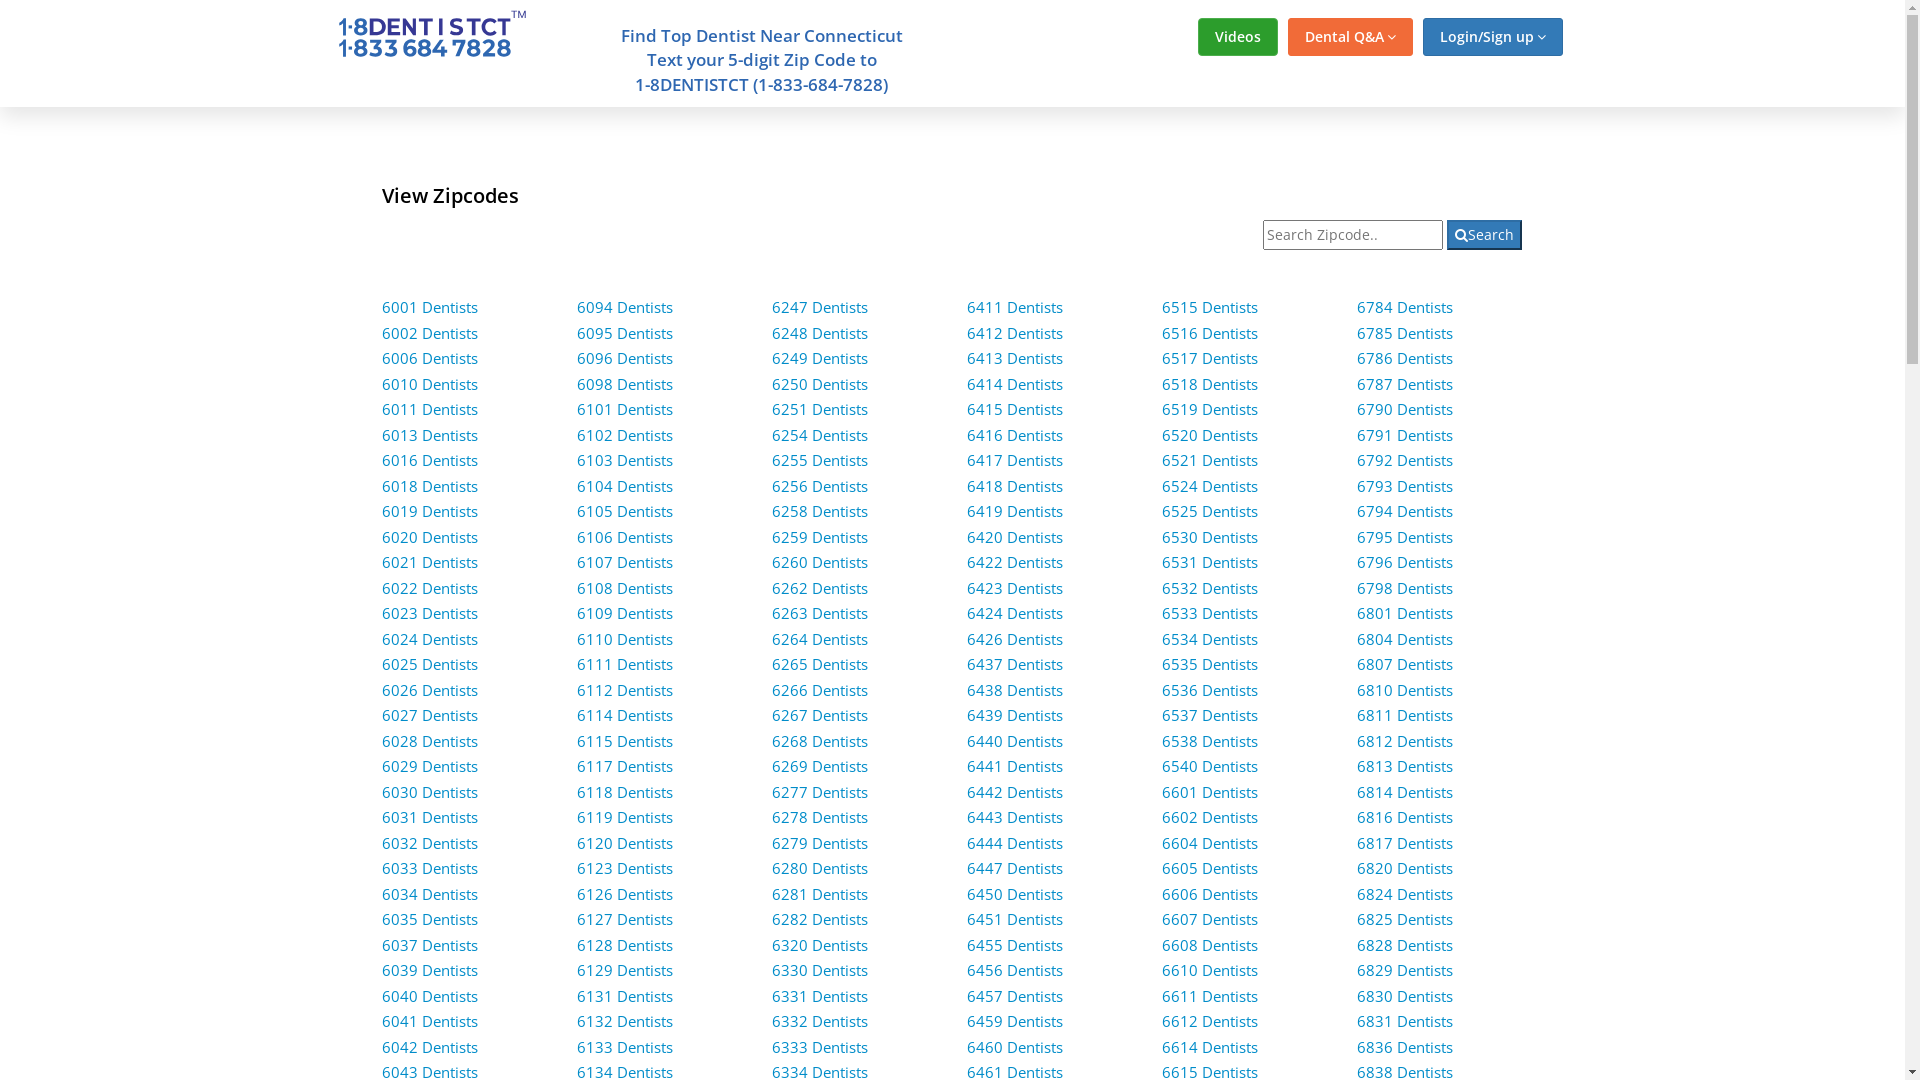 The height and width of the screenshot is (1080, 1920). I want to click on '6117 Dentists', so click(623, 765).